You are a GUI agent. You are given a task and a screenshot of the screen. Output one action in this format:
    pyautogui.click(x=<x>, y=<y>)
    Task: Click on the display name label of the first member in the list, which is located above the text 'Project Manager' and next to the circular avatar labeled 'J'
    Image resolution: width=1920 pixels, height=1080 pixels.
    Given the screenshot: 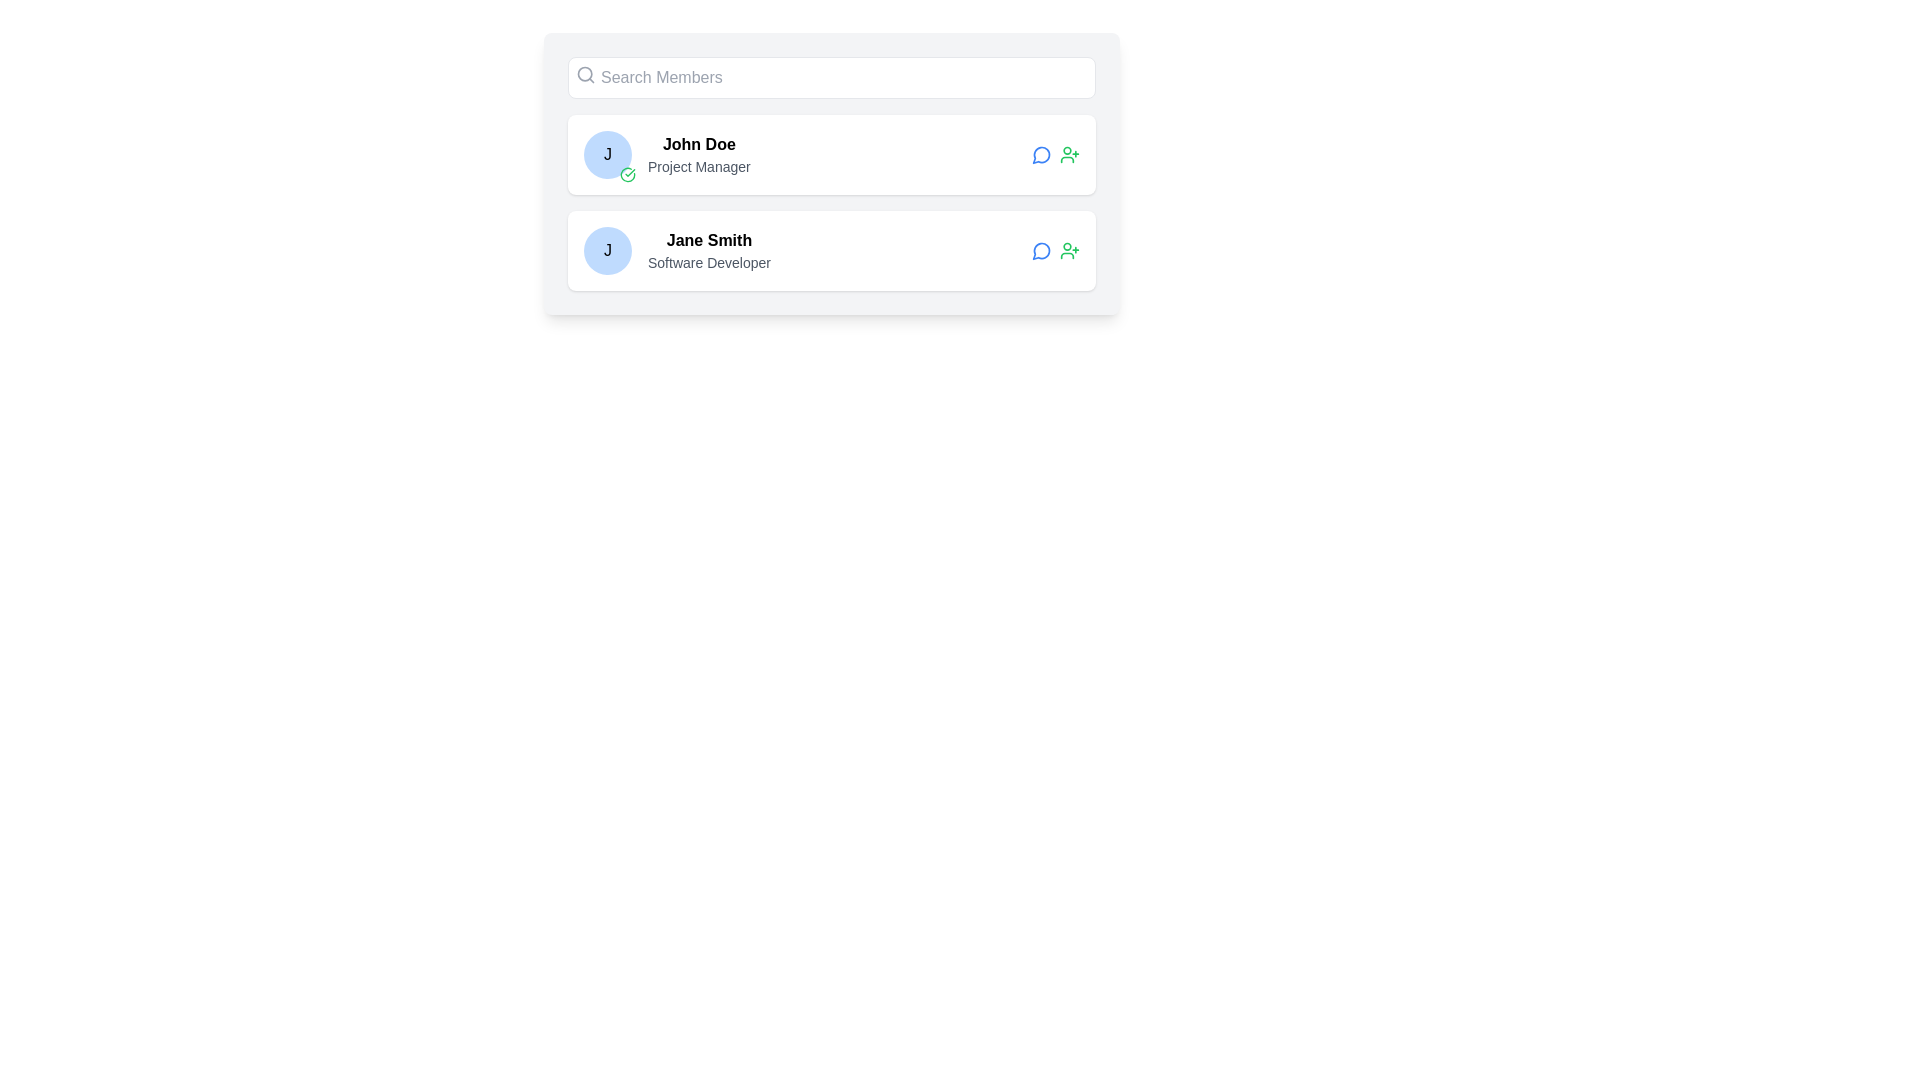 What is the action you would take?
    pyautogui.click(x=699, y=144)
    